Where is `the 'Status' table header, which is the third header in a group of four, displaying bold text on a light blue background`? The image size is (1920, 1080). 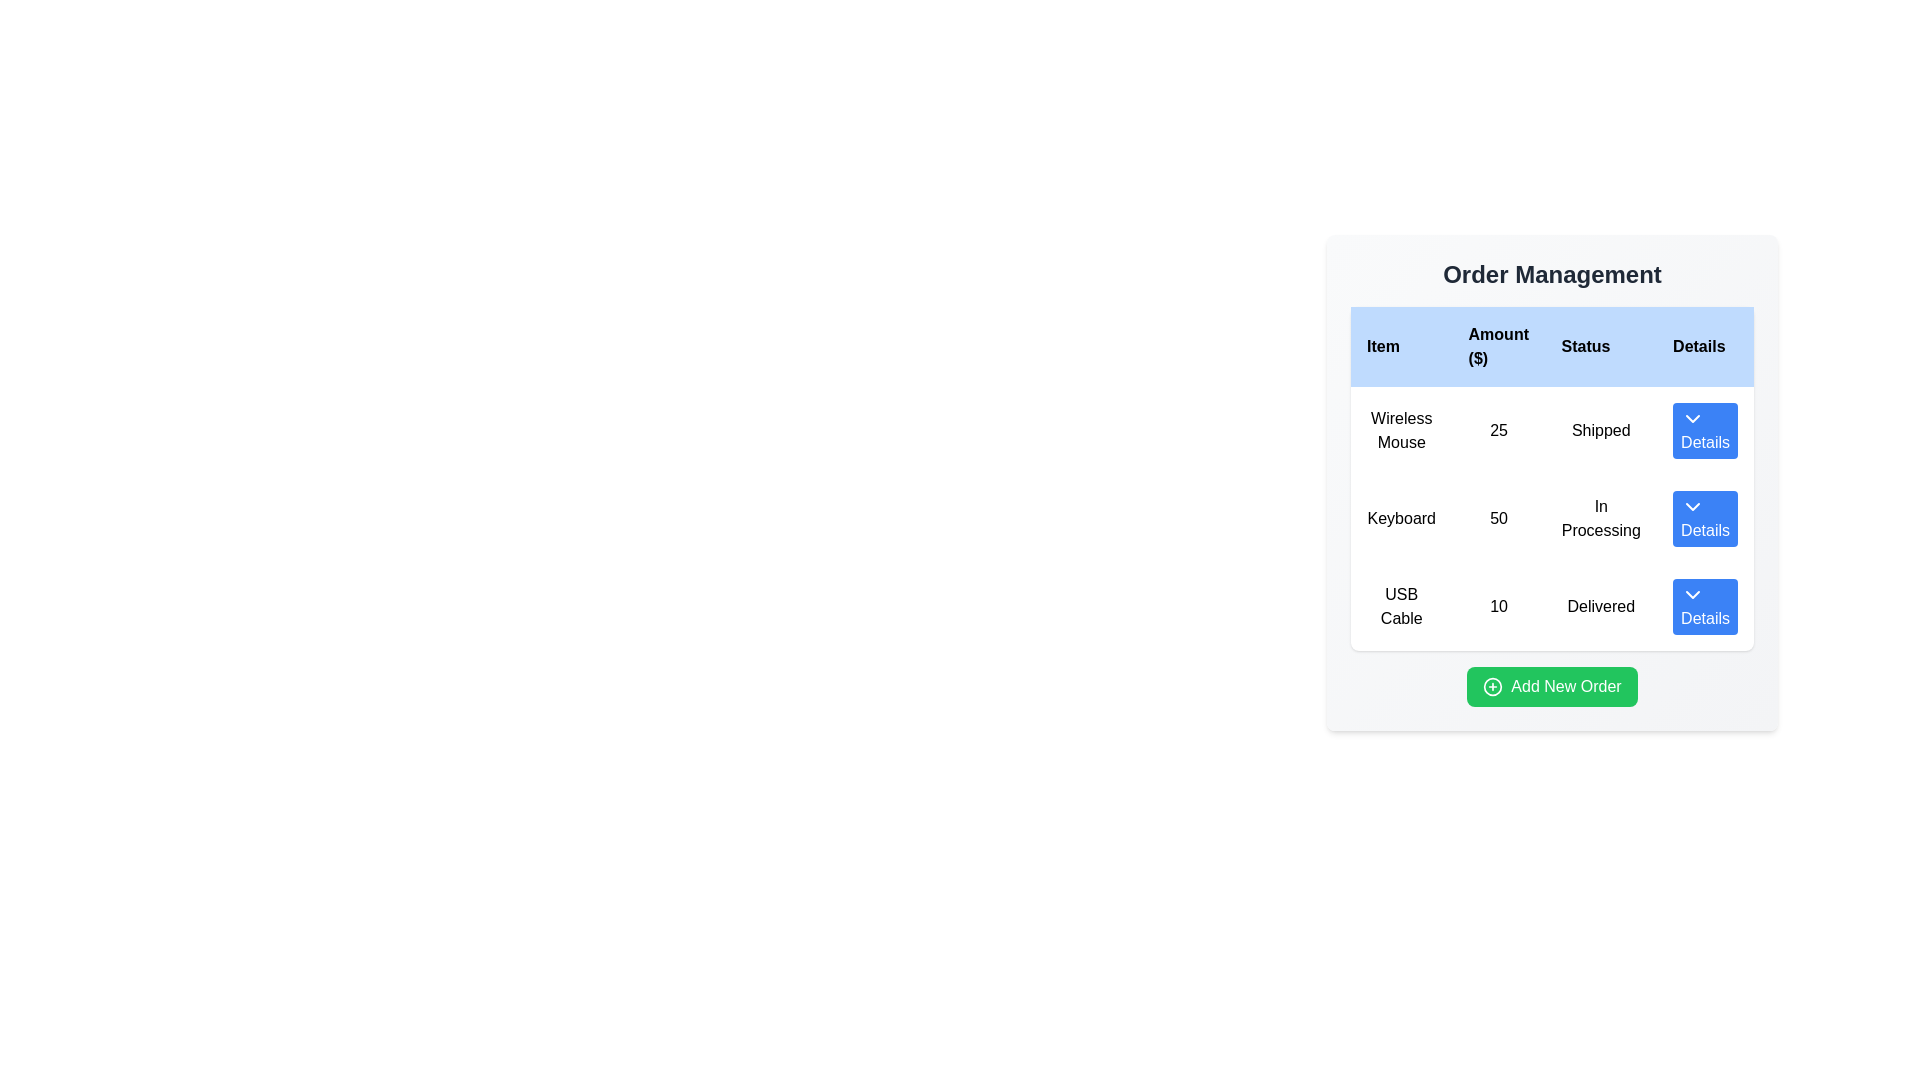
the 'Status' table header, which is the third header in a group of four, displaying bold text on a light blue background is located at coordinates (1601, 346).